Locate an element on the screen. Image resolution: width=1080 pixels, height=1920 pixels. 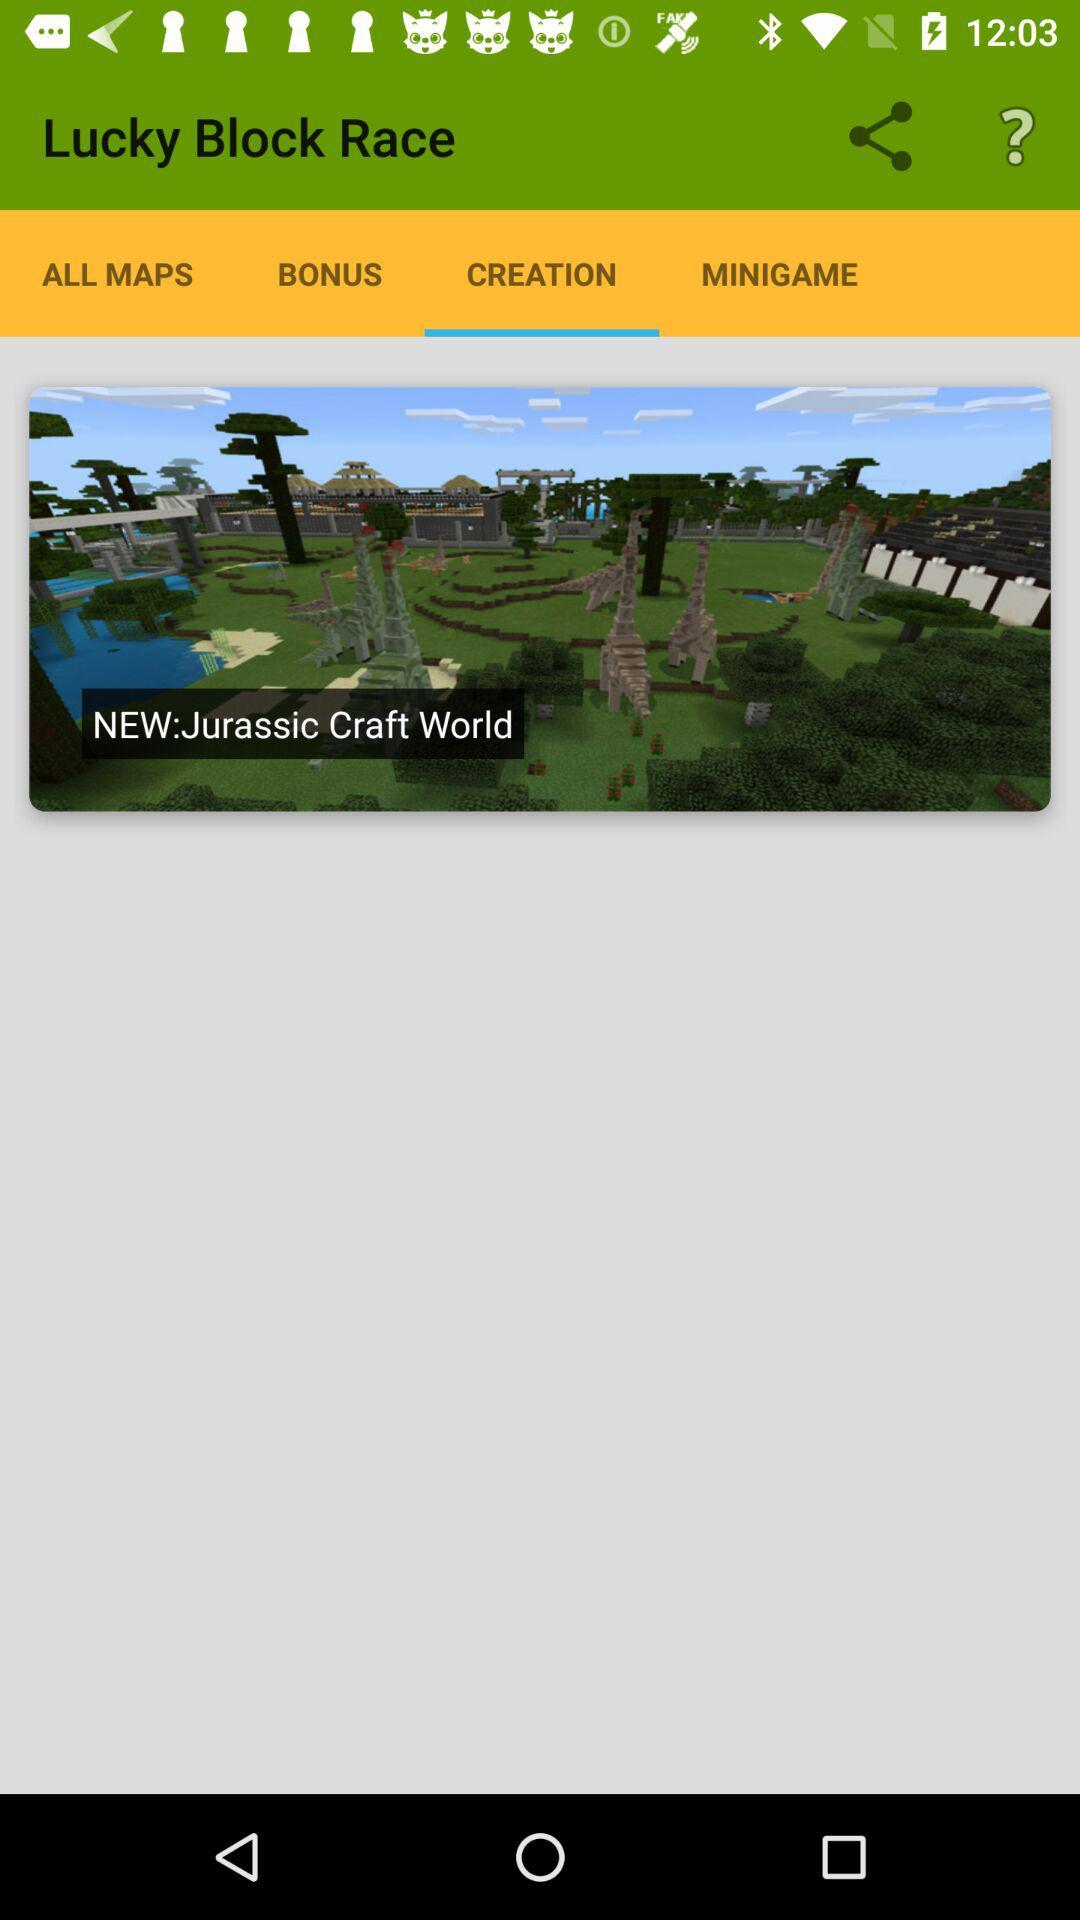
the item to the left of minigame item is located at coordinates (541, 272).